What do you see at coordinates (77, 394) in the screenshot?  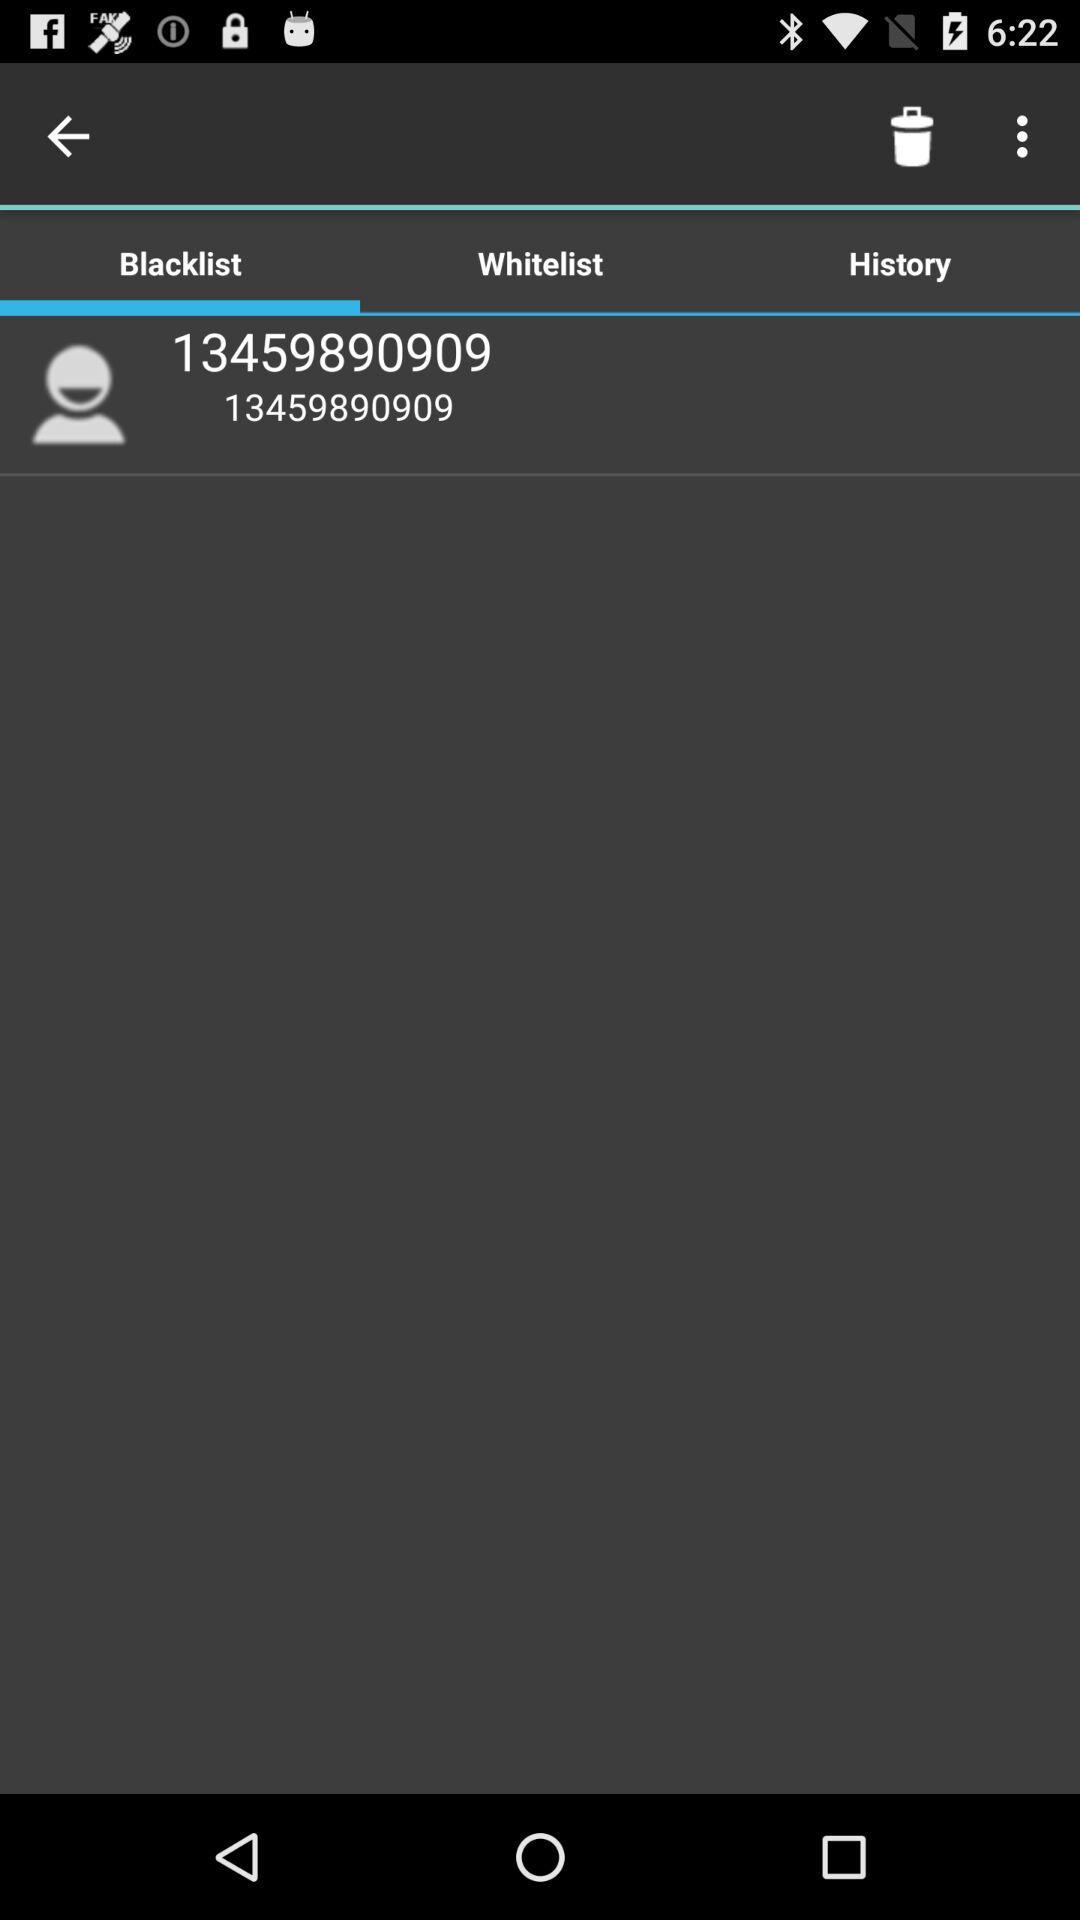 I see `item below the blacklist item` at bounding box center [77, 394].